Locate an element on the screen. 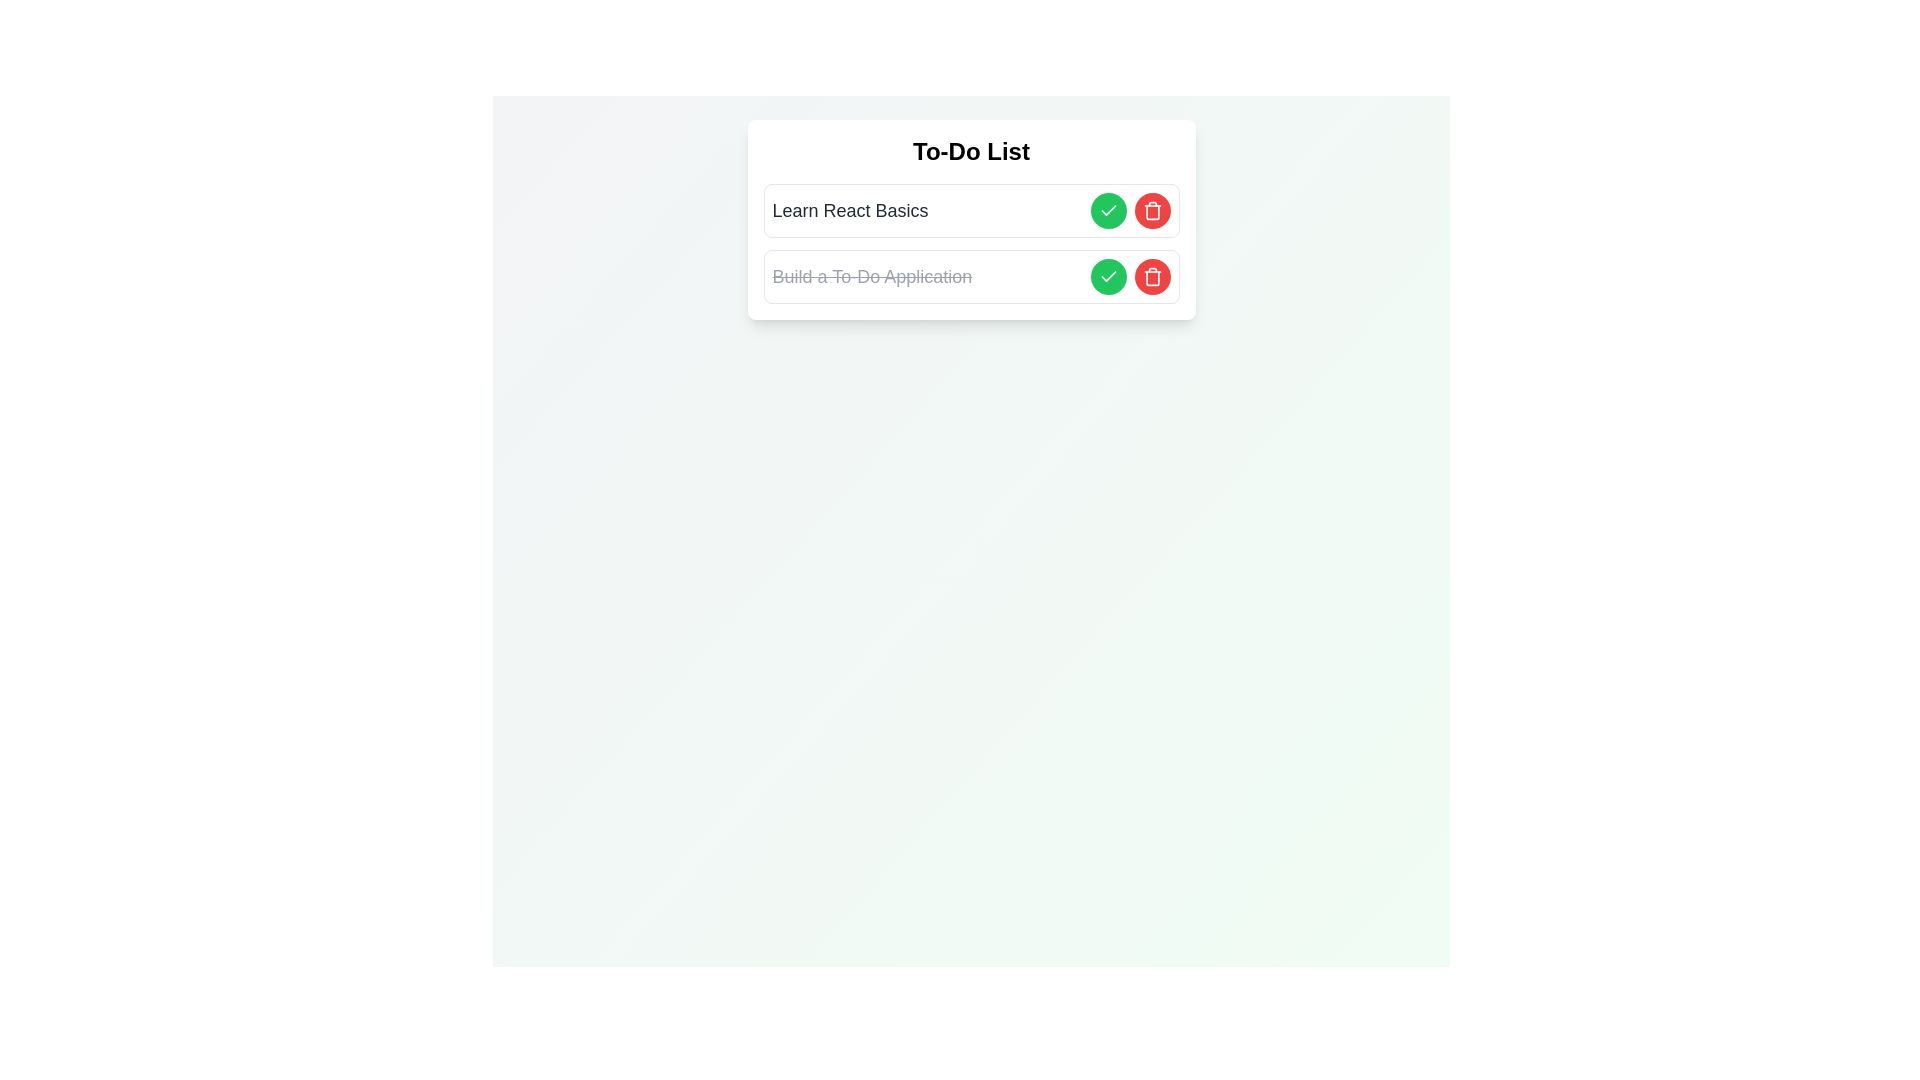 This screenshot has height=1080, width=1920. the small green circular button with a white checkmark icon to the right of the task item labeled 'Build a To-Do Application' to mark the task as completed is located at coordinates (1107, 277).